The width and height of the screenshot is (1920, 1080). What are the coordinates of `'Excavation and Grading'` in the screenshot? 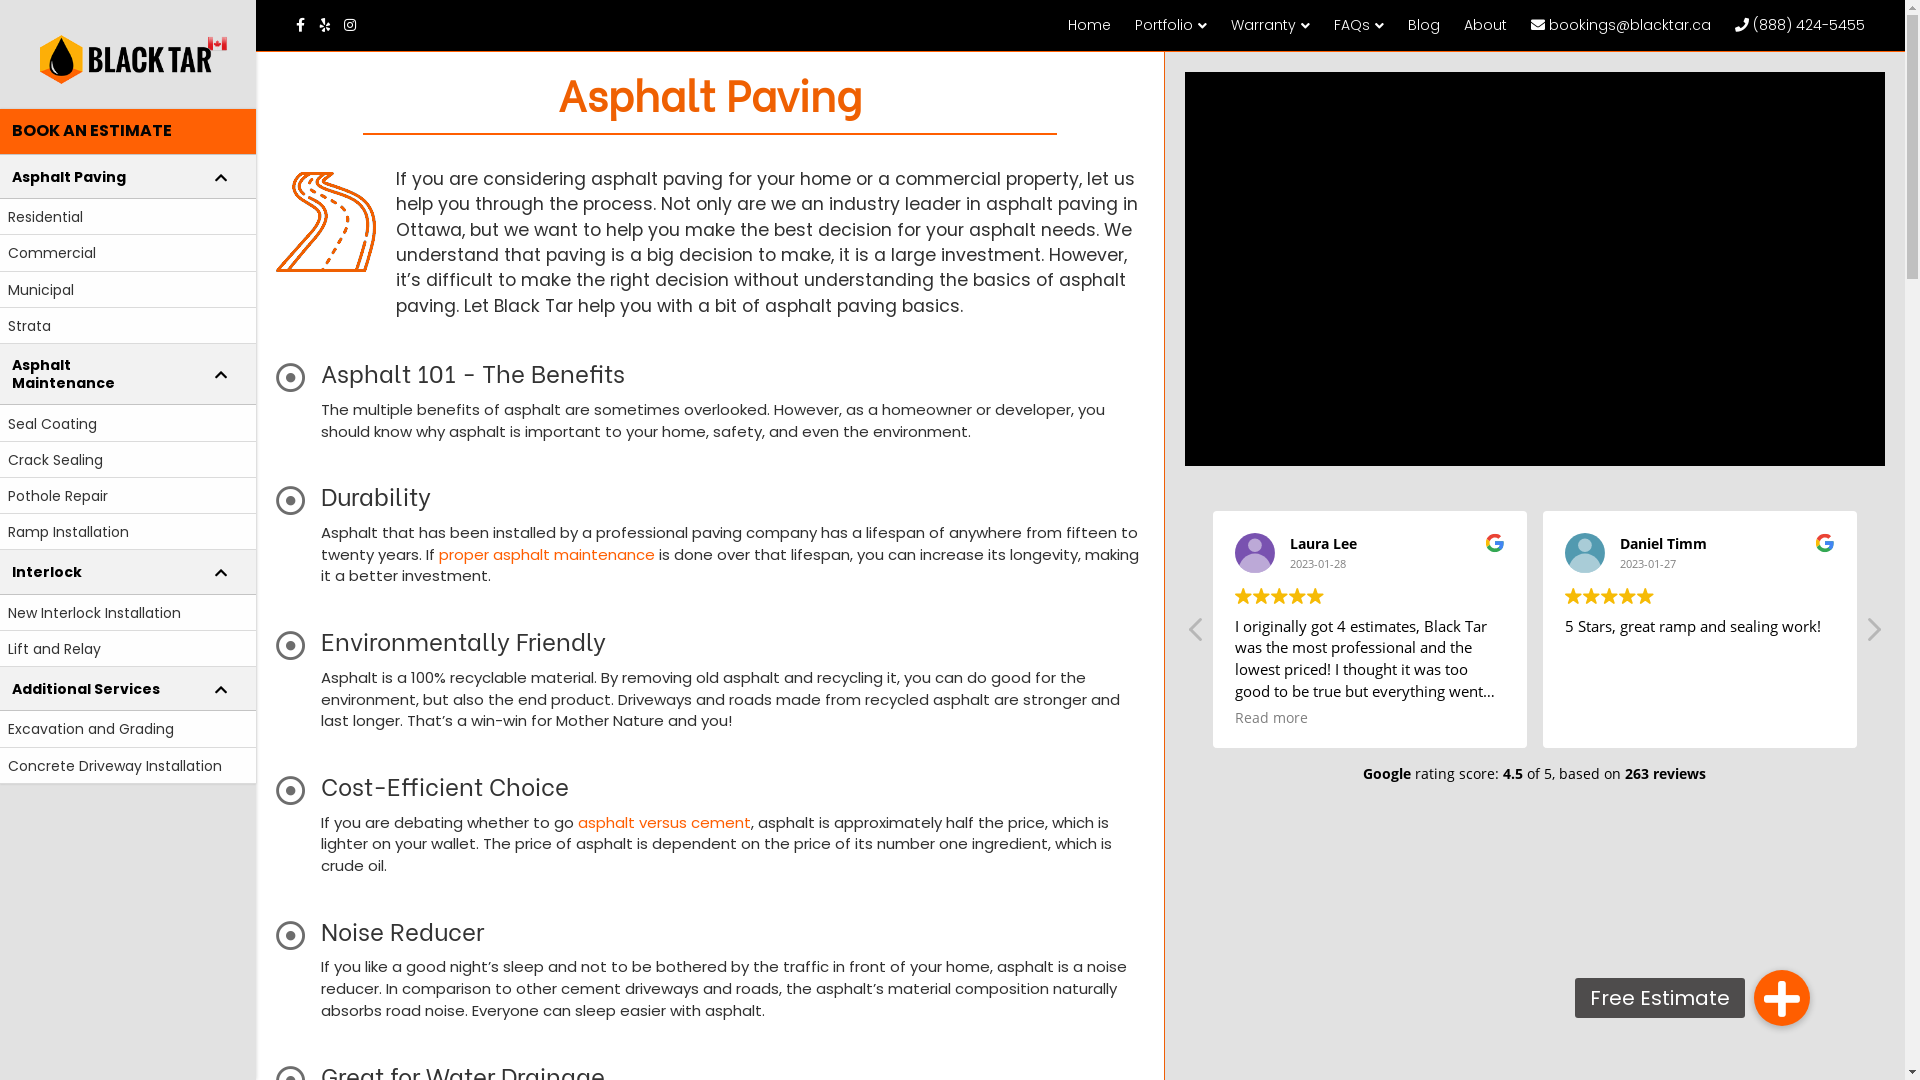 It's located at (0, 729).